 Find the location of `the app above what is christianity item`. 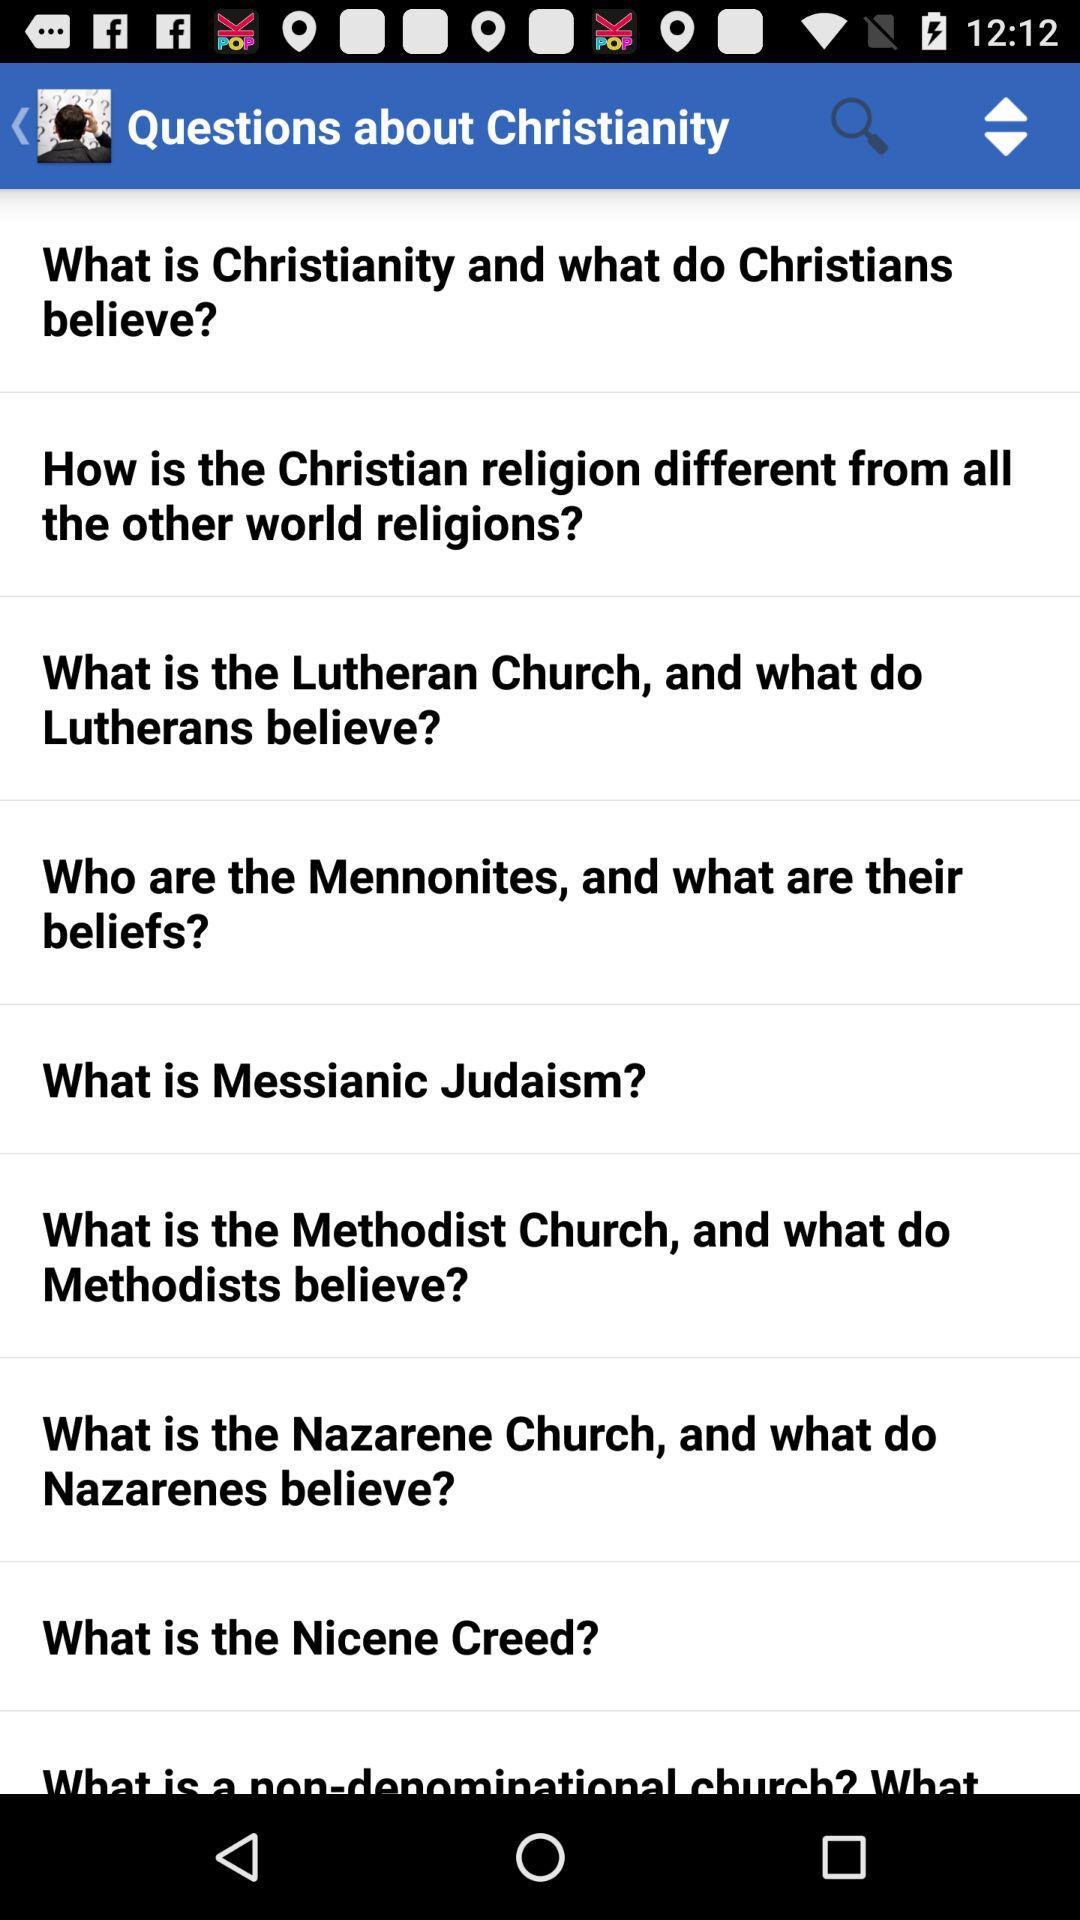

the app above what is christianity item is located at coordinates (858, 124).